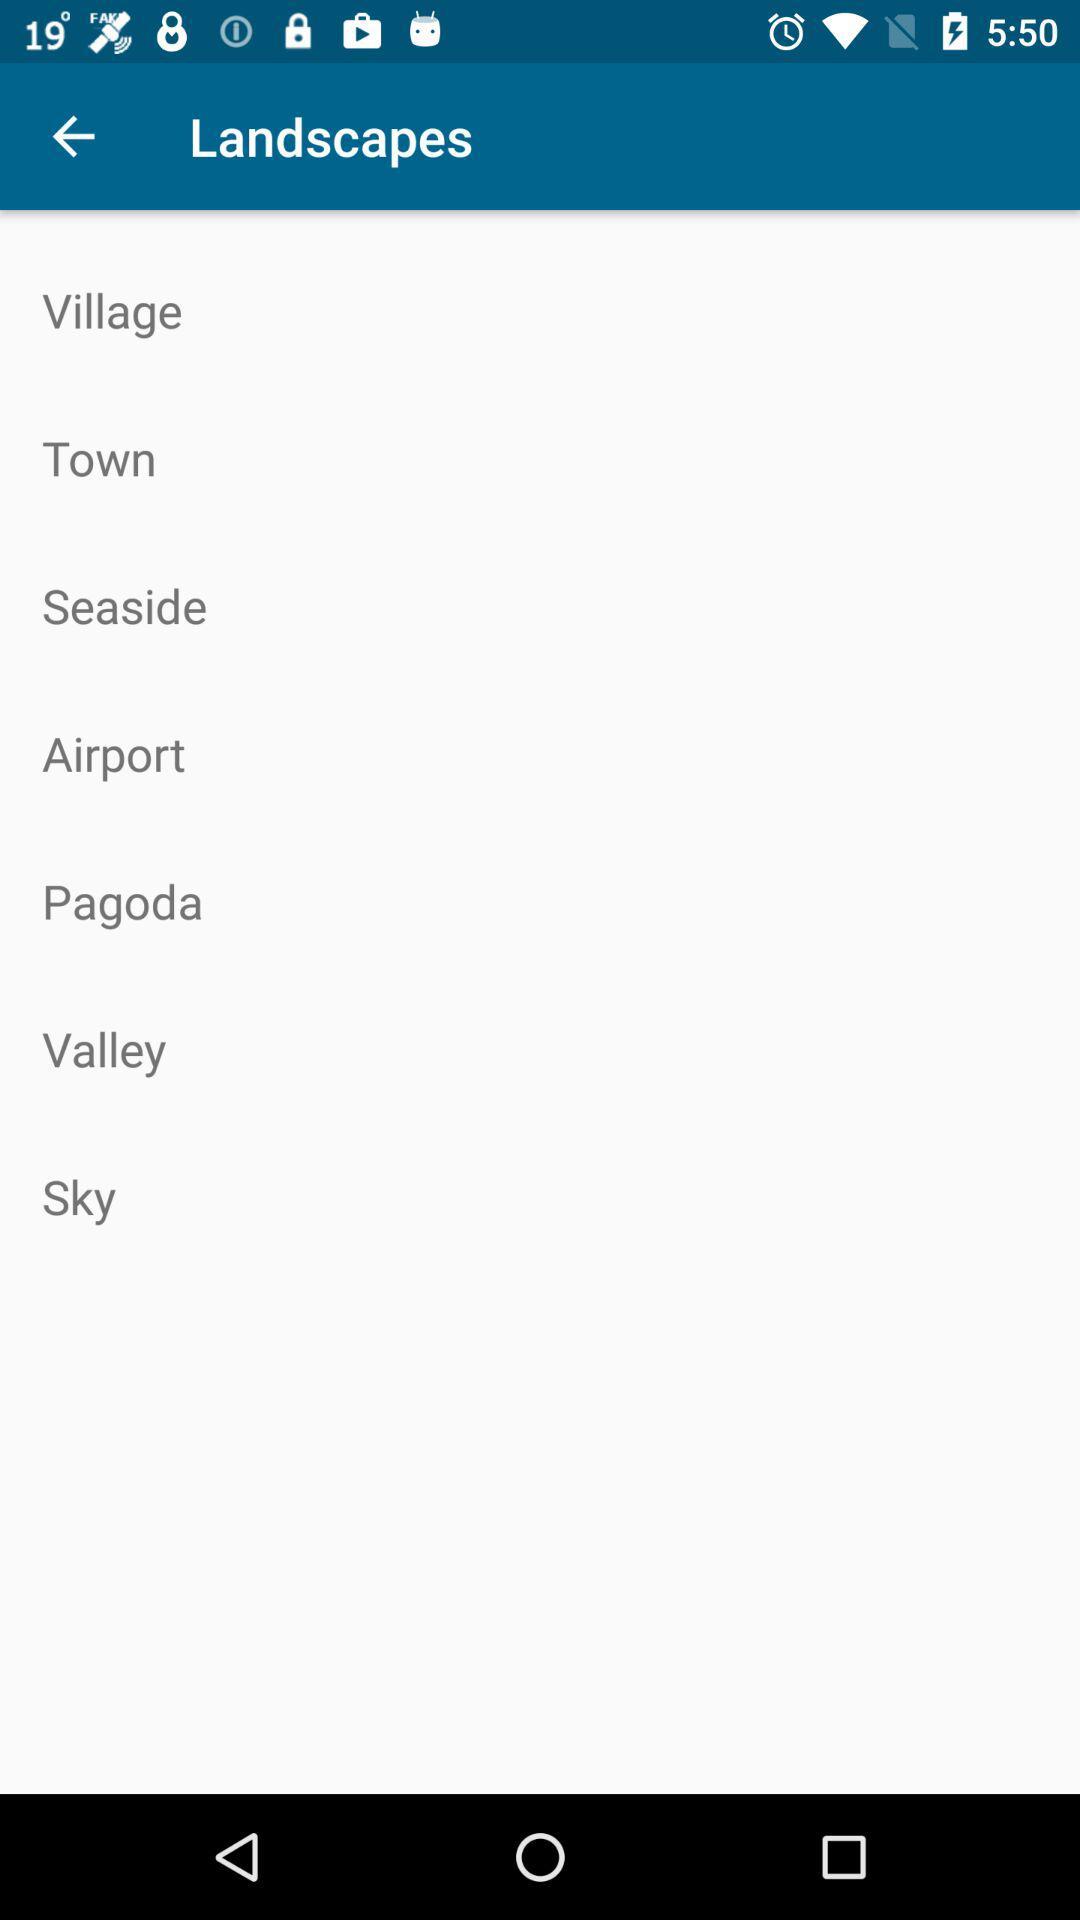 Image resolution: width=1080 pixels, height=1920 pixels. I want to click on the item below the village item, so click(540, 456).